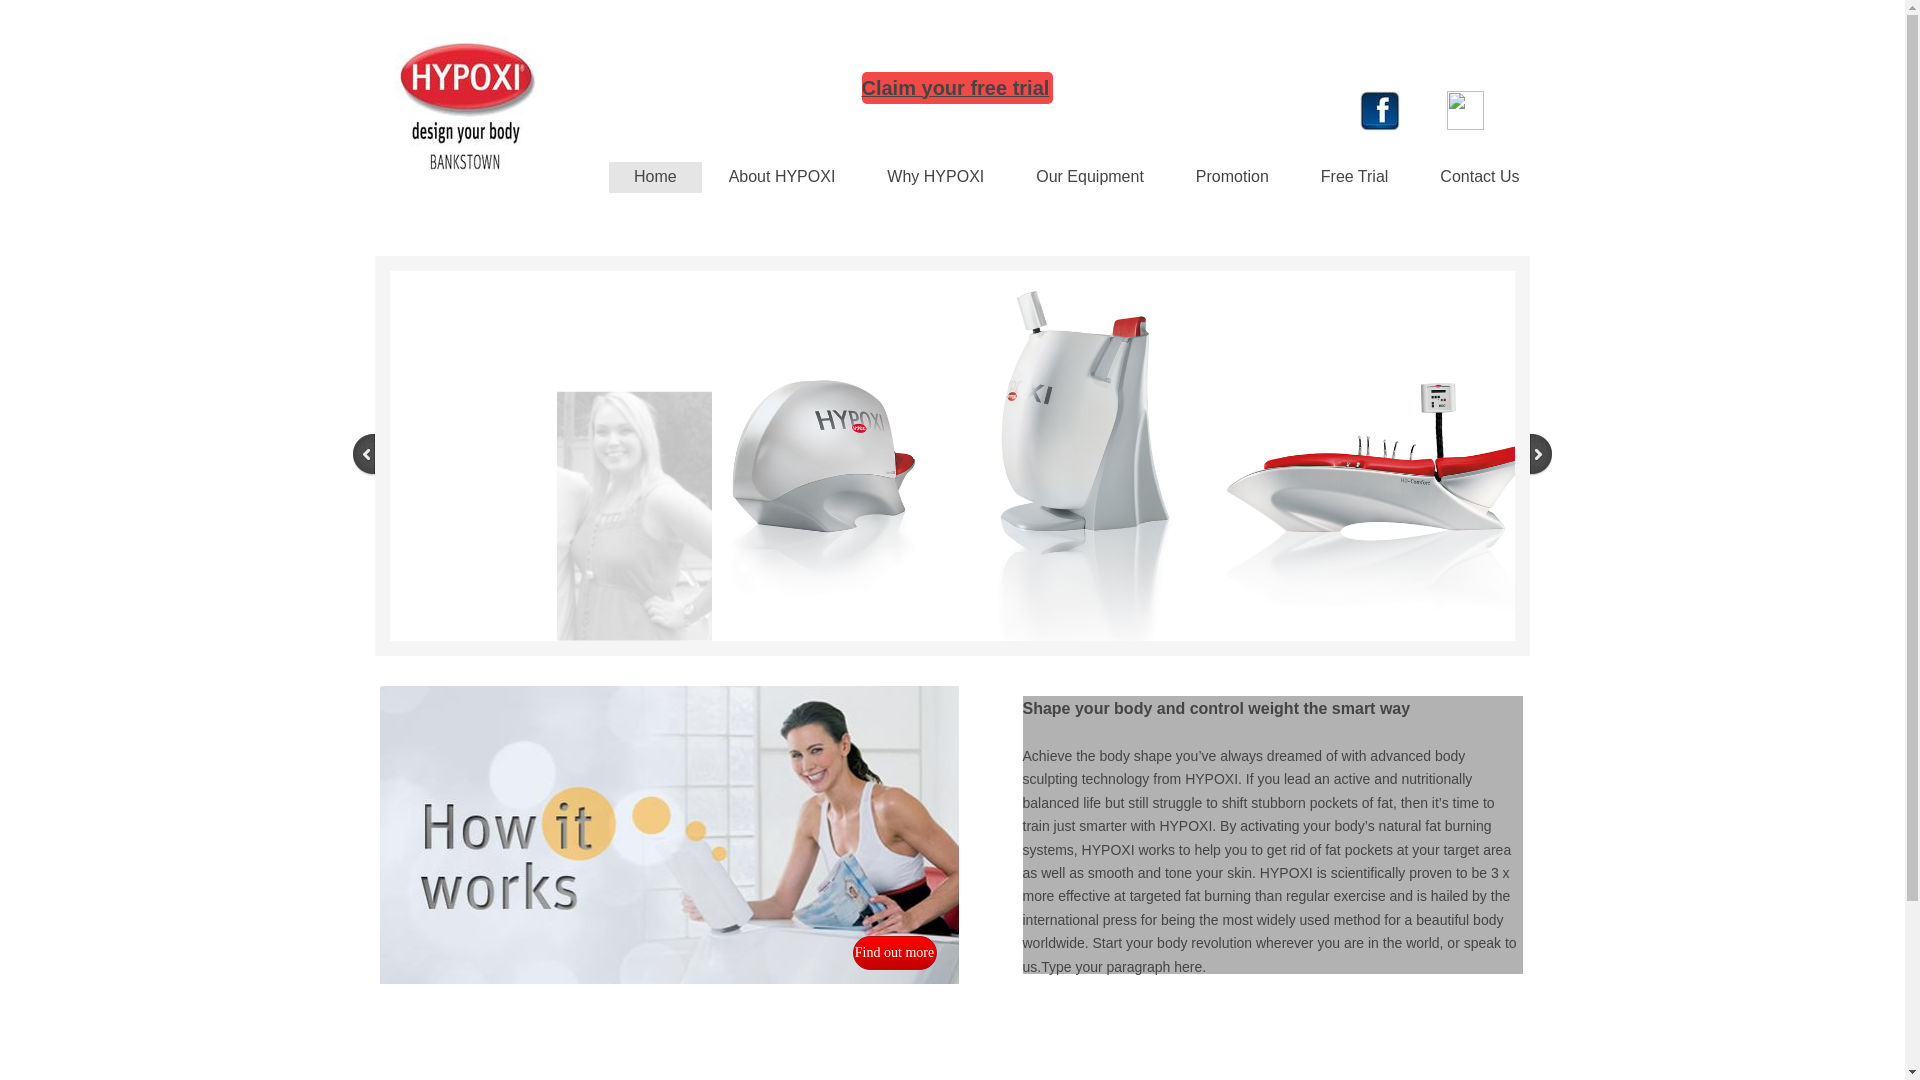 This screenshot has width=1920, height=1080. I want to click on 'Our Equipment', so click(1088, 176).